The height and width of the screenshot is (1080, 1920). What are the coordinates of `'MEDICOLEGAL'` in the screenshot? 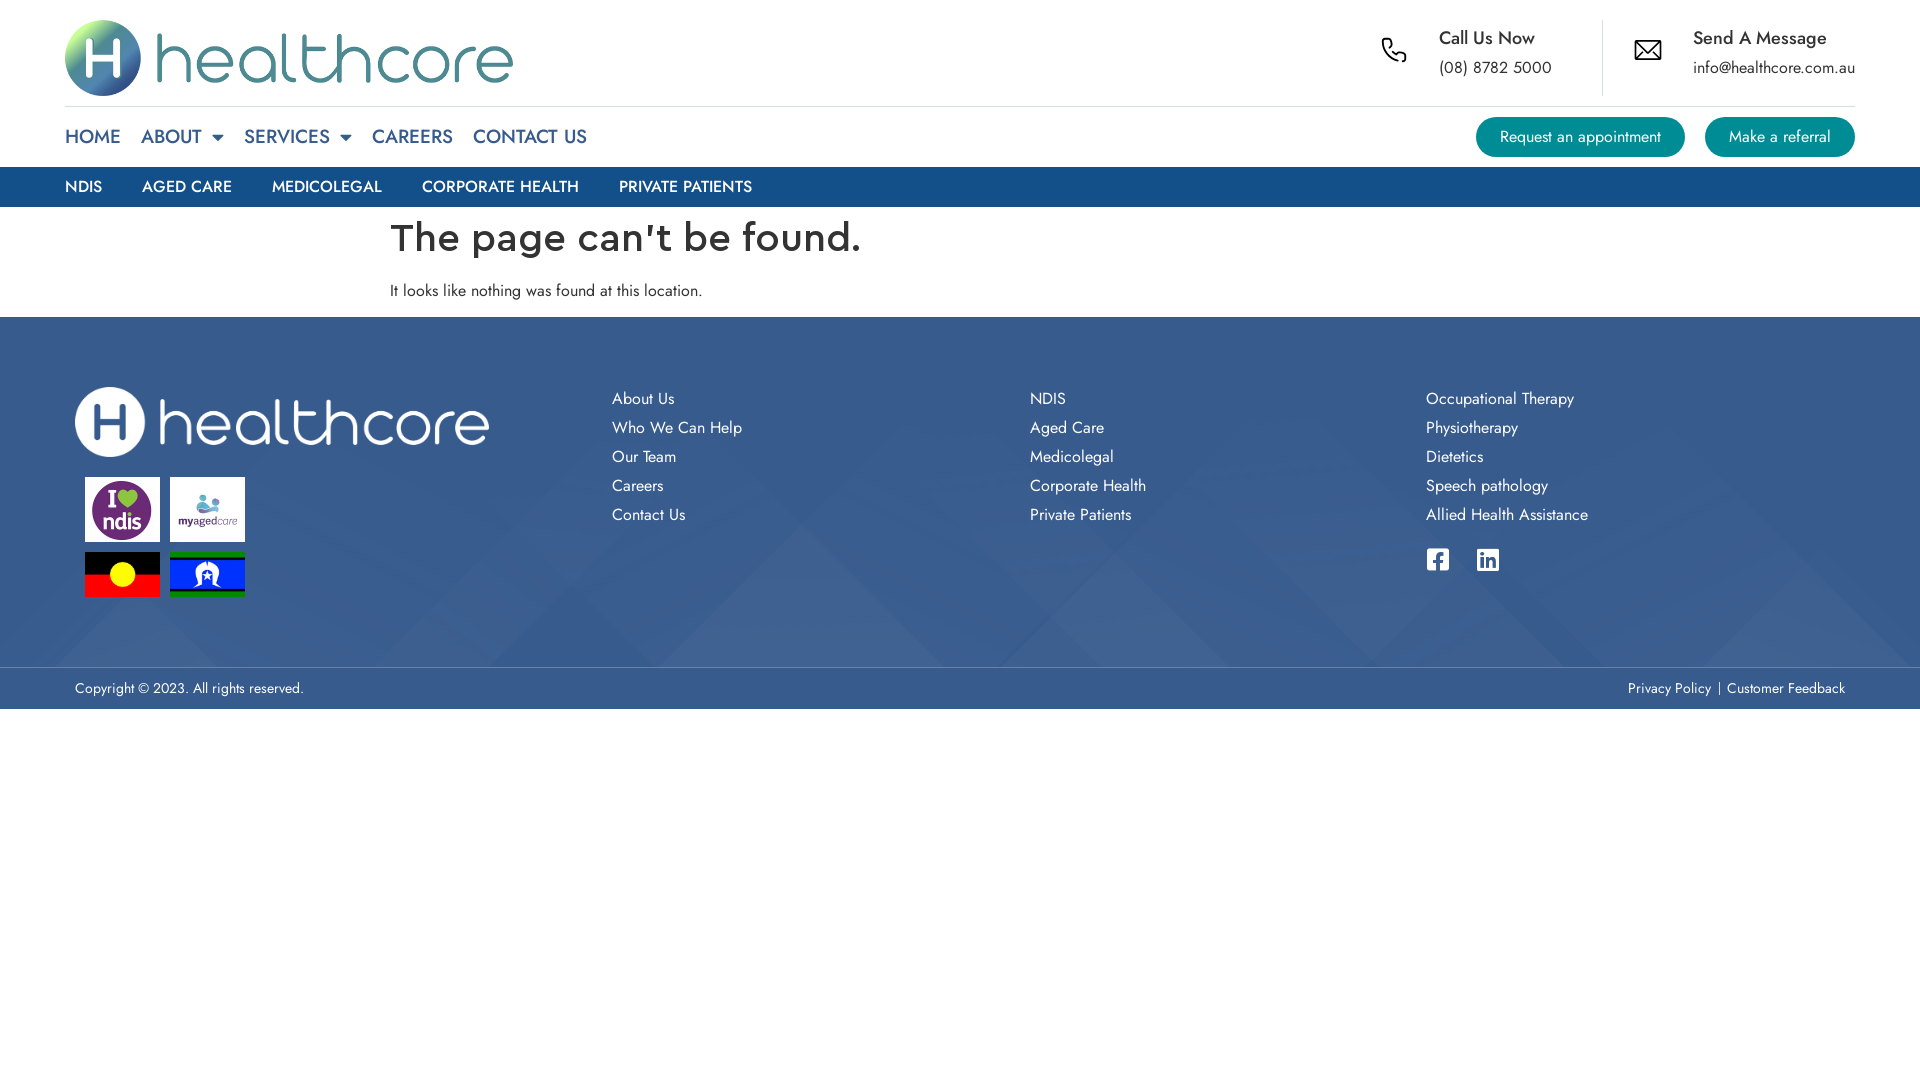 It's located at (326, 186).